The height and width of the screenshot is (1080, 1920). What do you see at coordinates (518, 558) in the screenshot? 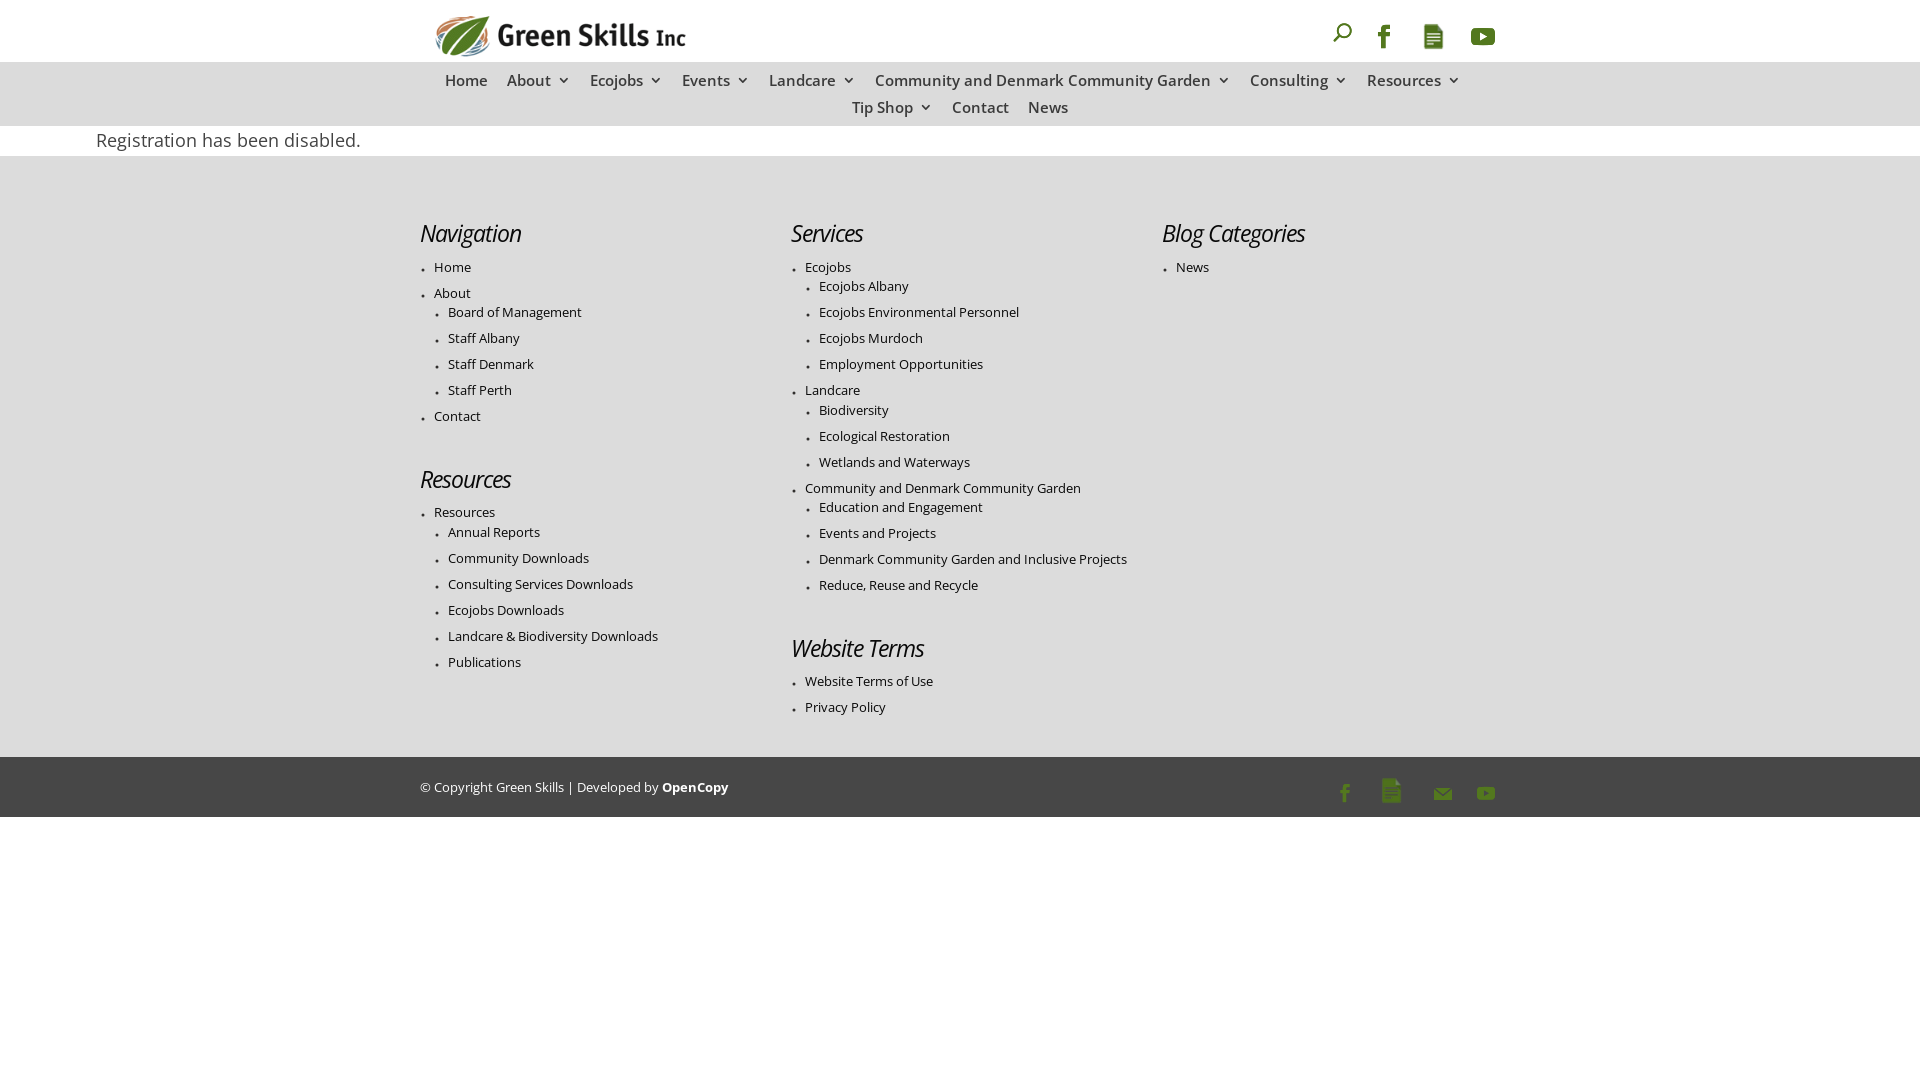
I see `'Community Downloads'` at bounding box center [518, 558].